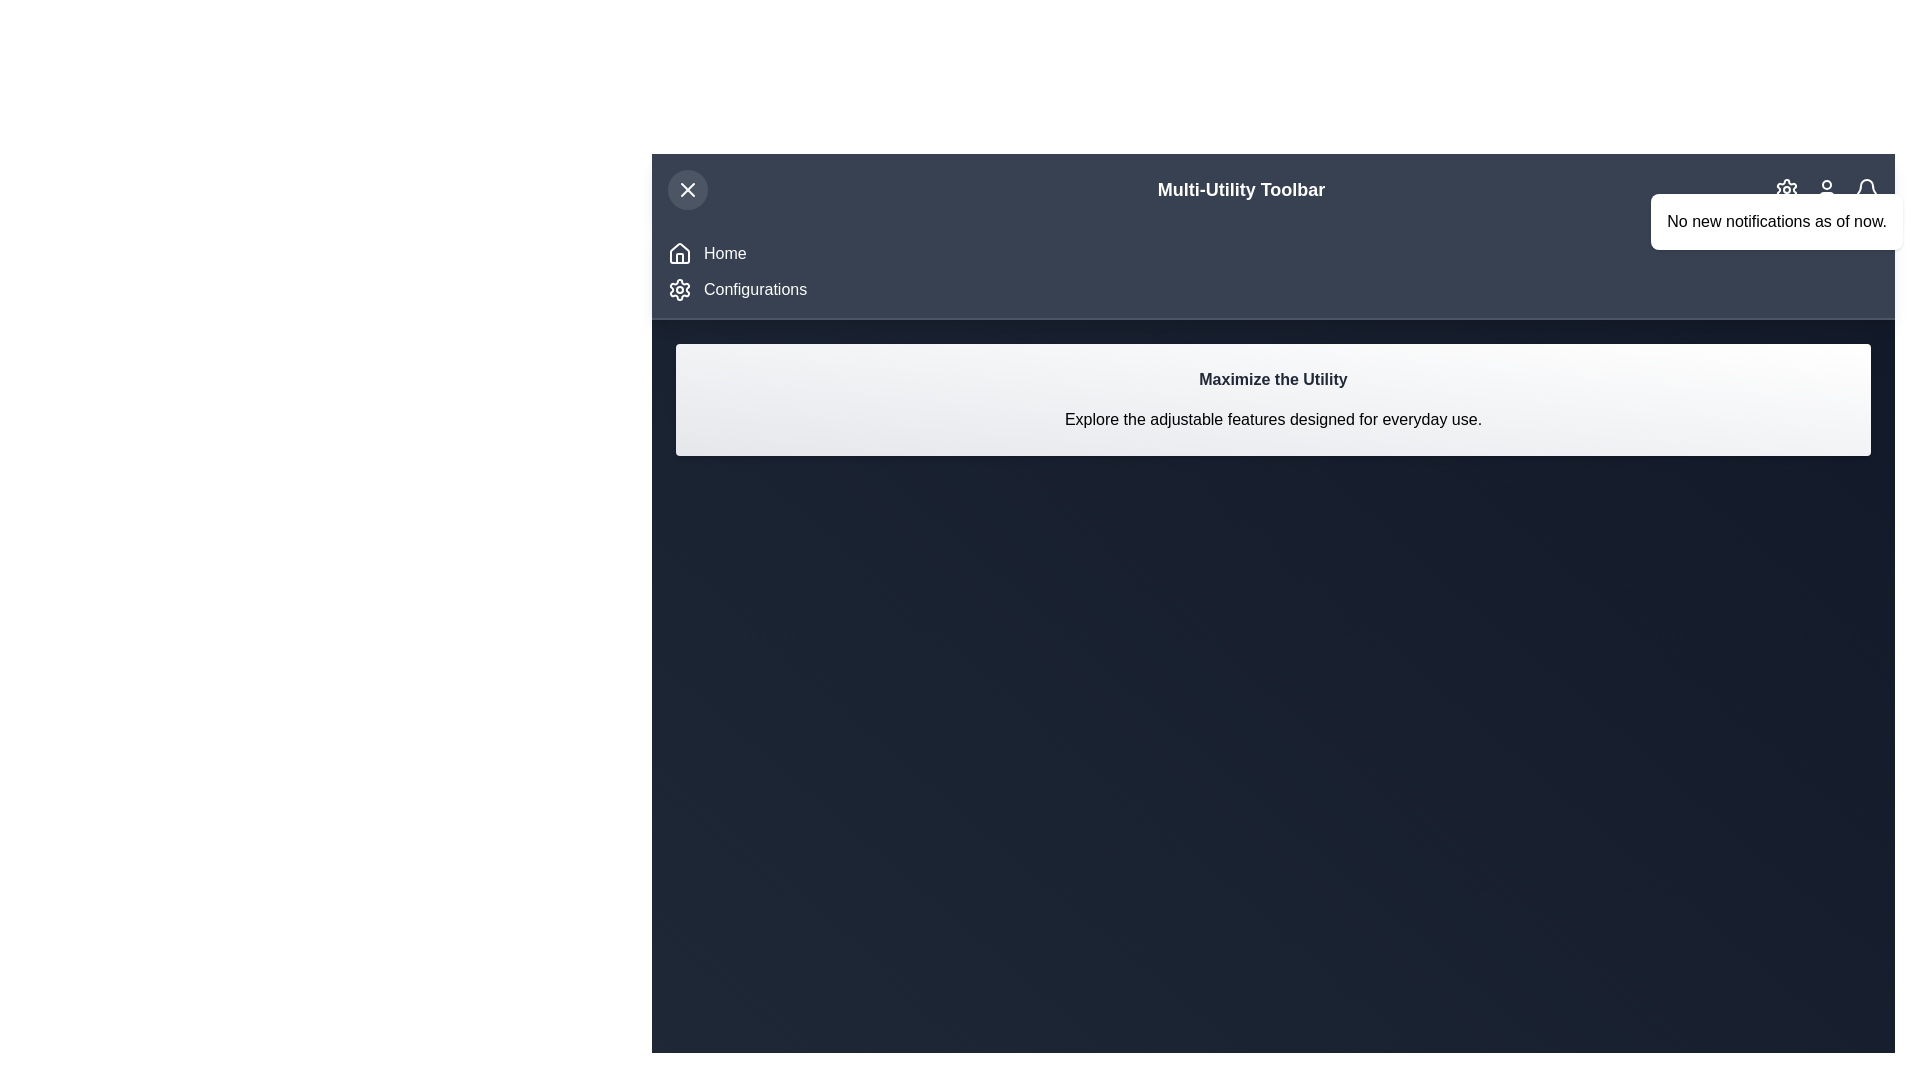 The height and width of the screenshot is (1080, 1920). Describe the element at coordinates (753, 289) in the screenshot. I see `the 'Configurations' option in the navigation` at that location.